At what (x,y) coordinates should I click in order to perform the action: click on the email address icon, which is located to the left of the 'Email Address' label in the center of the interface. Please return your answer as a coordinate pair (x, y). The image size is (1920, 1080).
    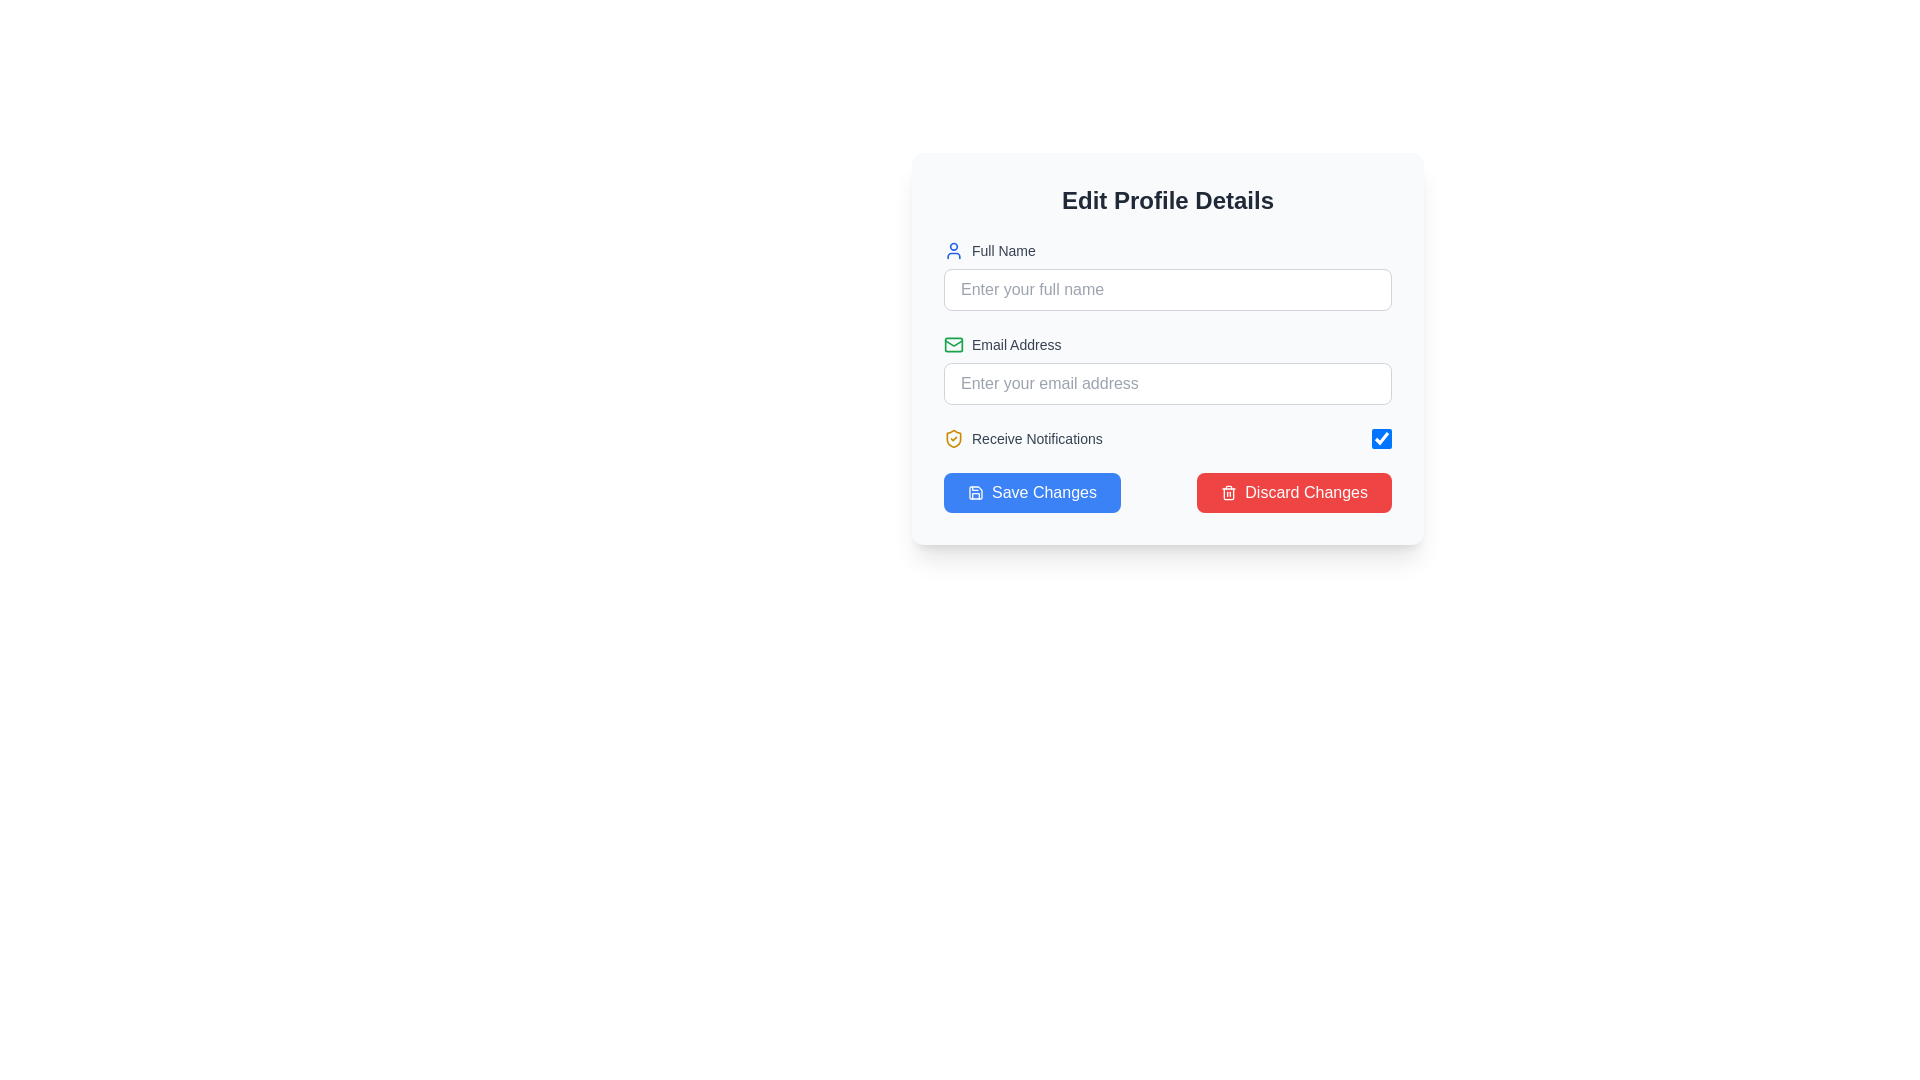
    Looking at the image, I should click on (953, 343).